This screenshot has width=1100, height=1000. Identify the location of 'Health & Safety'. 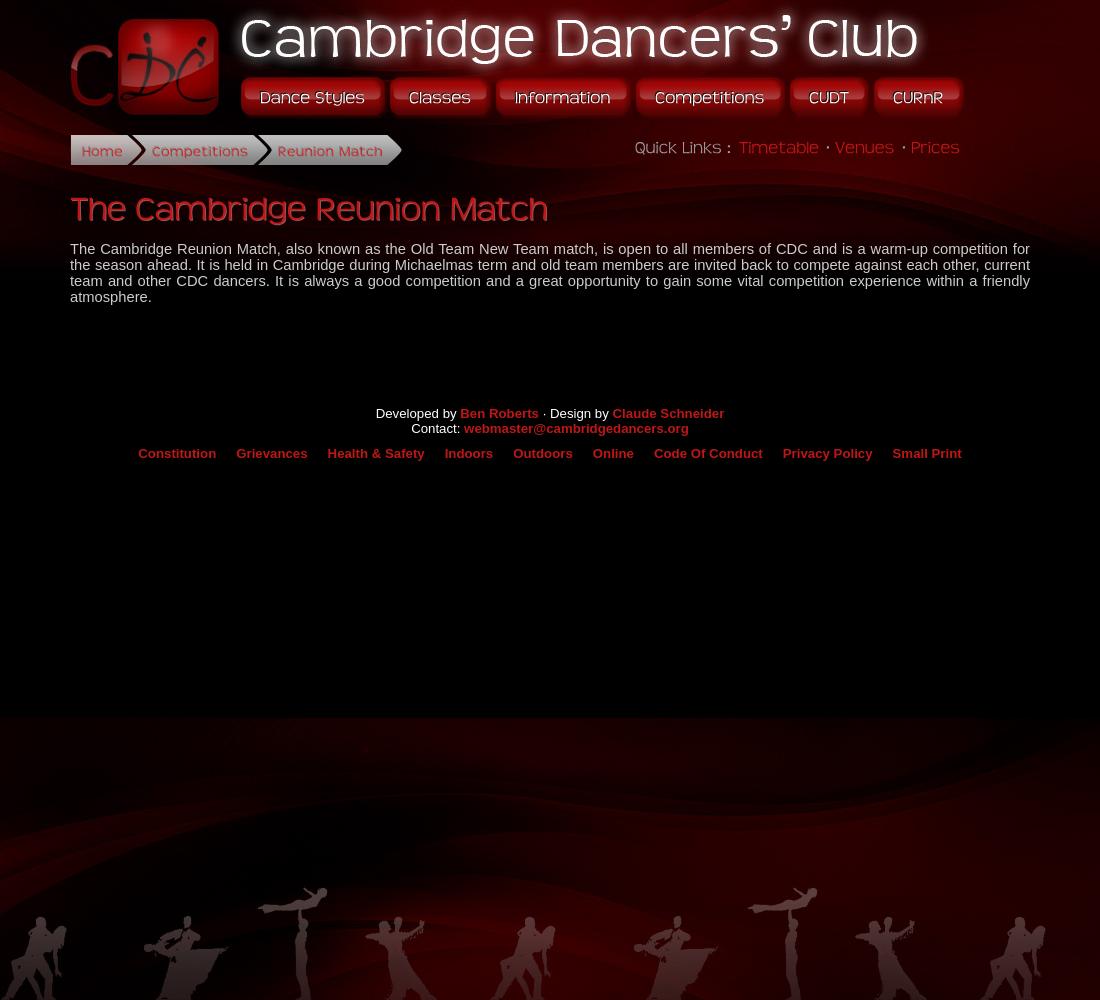
(375, 451).